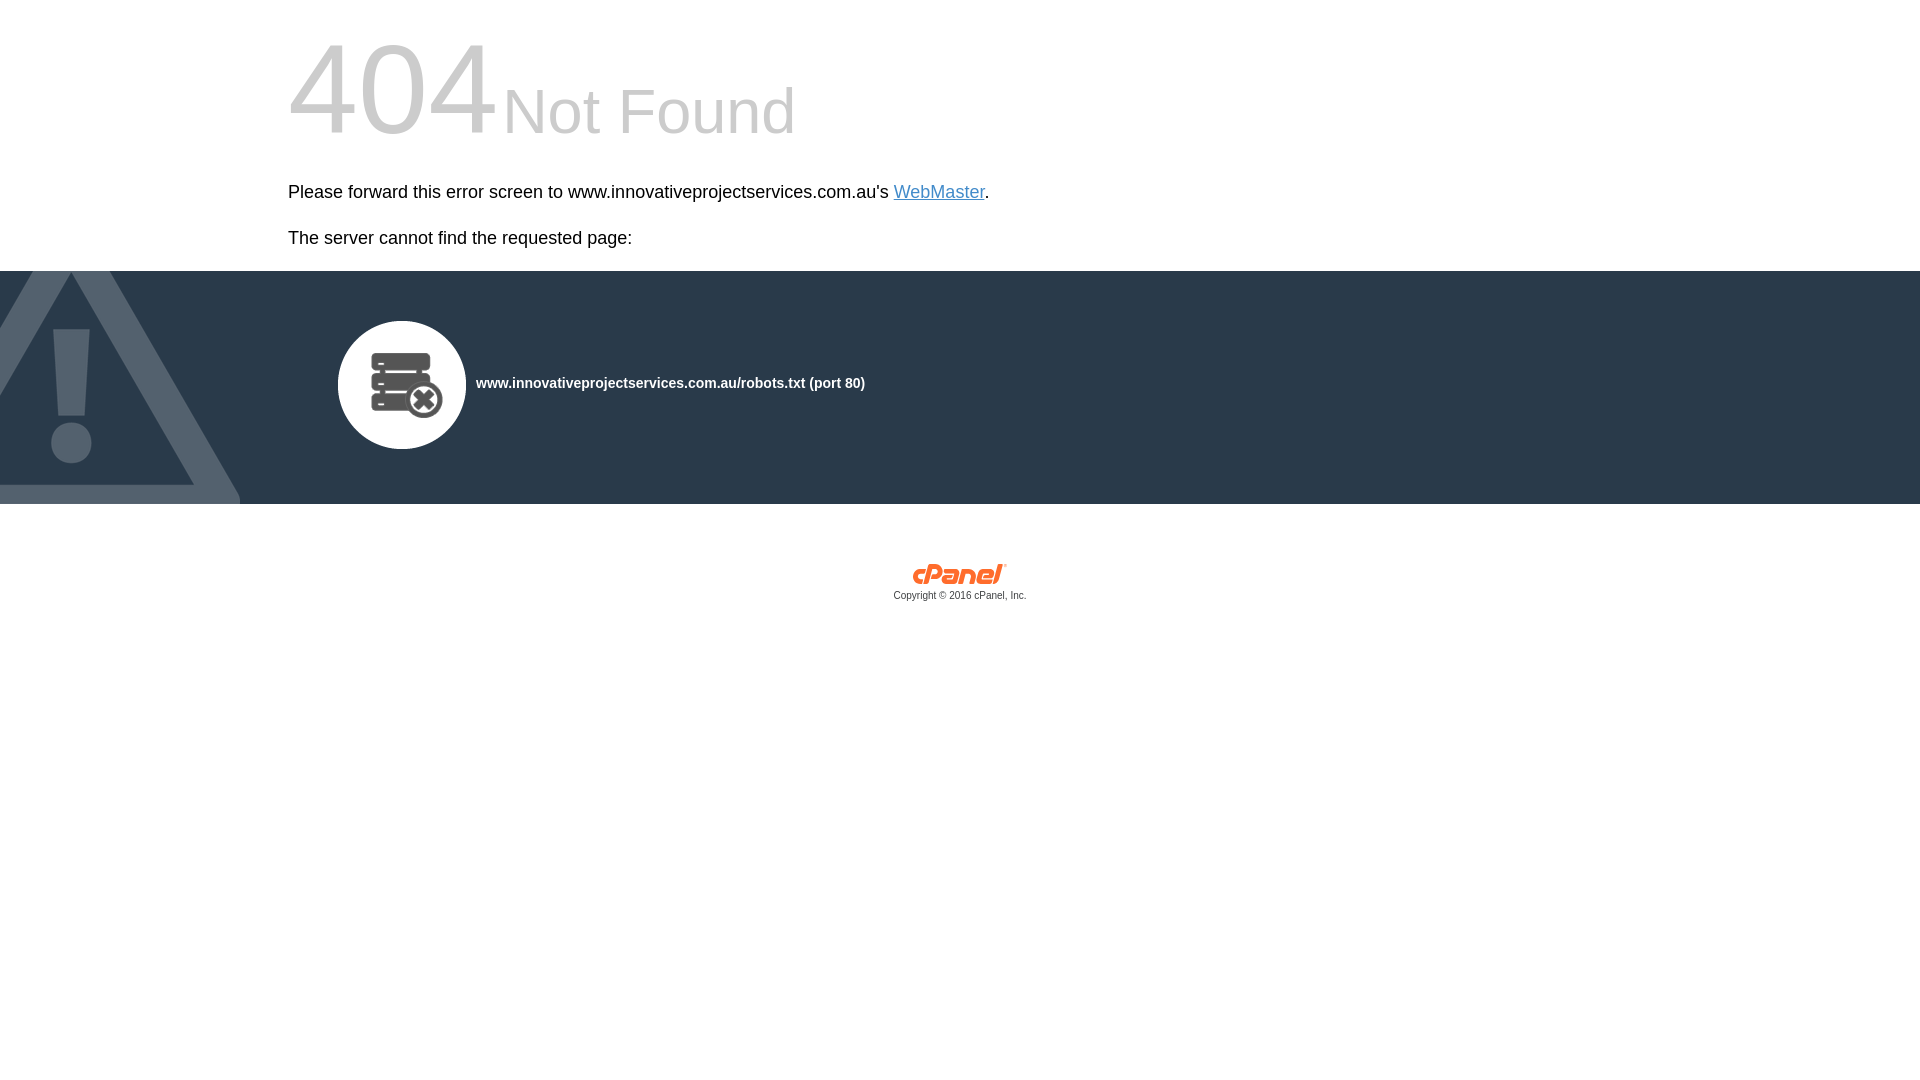 This screenshot has height=1080, width=1920. What do you see at coordinates (938, 192) in the screenshot?
I see `'WebMaster'` at bounding box center [938, 192].